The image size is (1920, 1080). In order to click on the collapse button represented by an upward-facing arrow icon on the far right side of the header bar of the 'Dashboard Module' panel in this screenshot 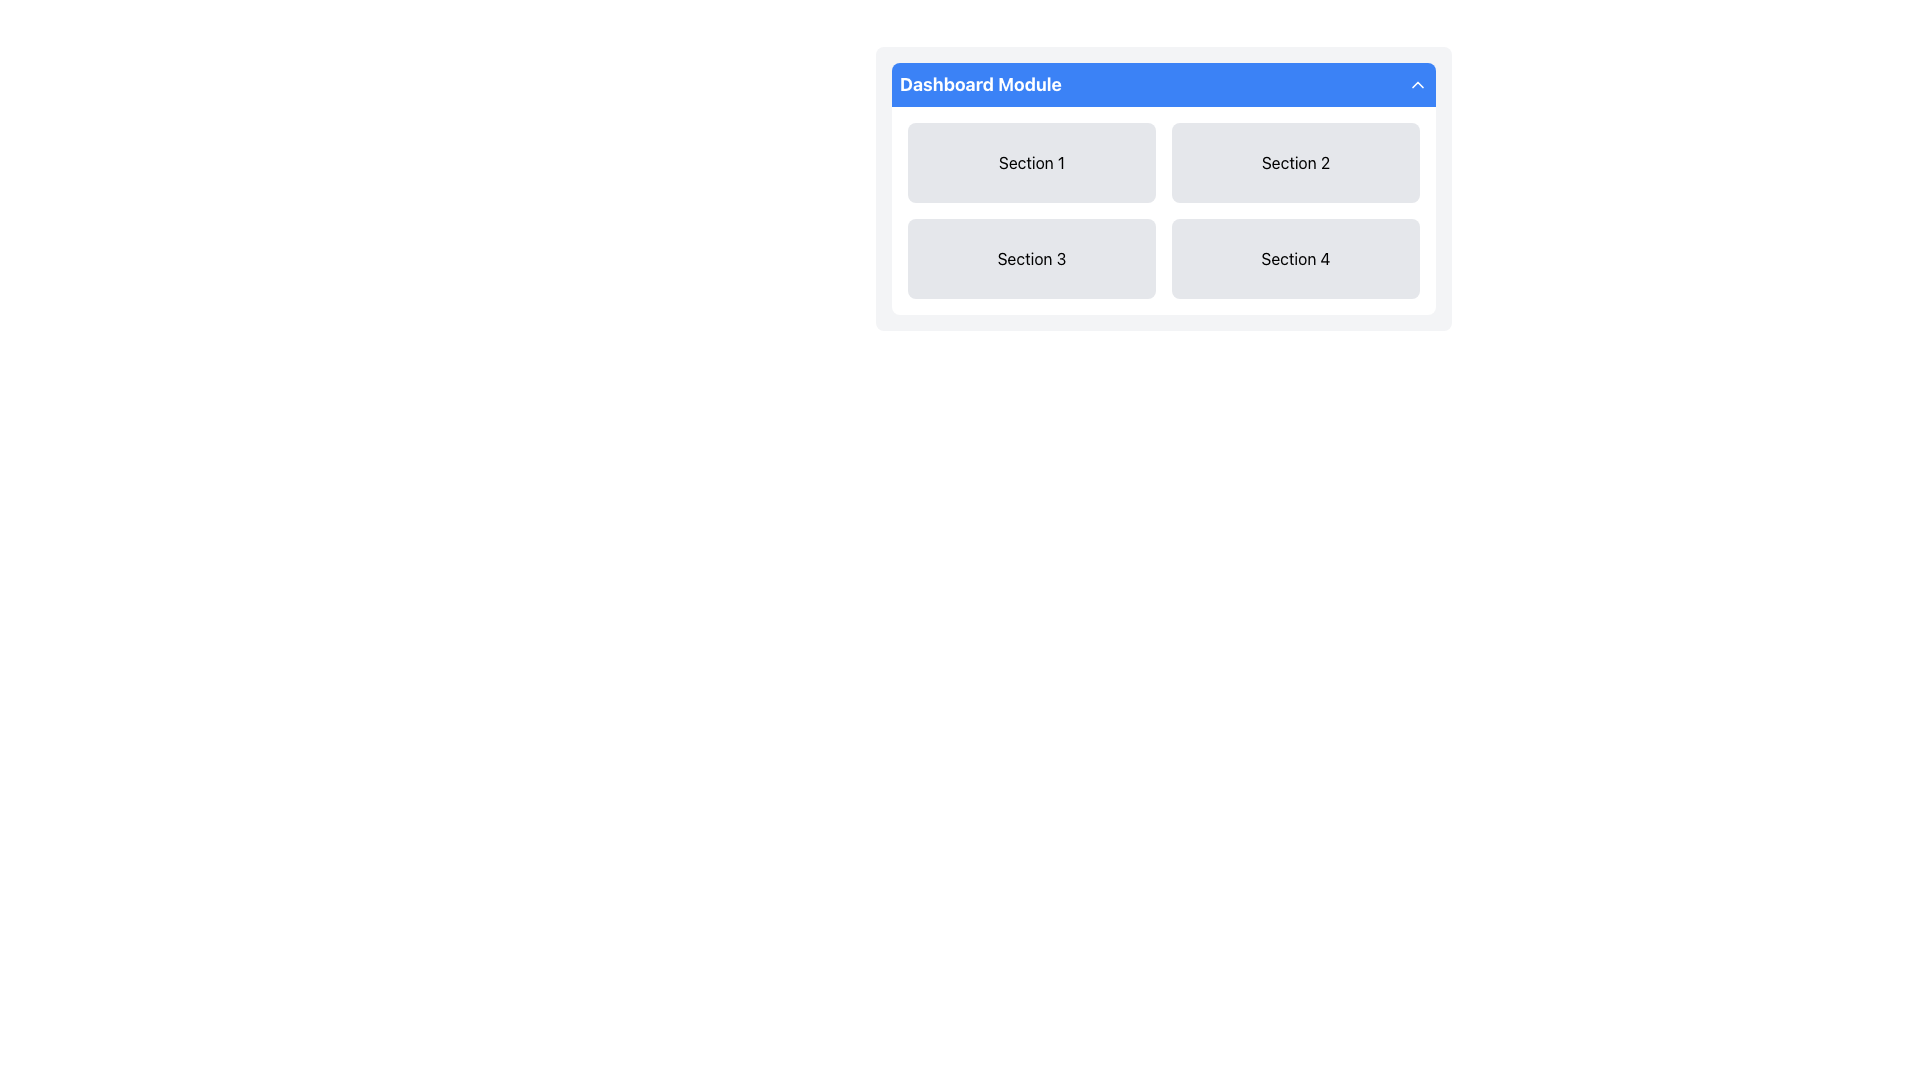, I will do `click(1416, 83)`.